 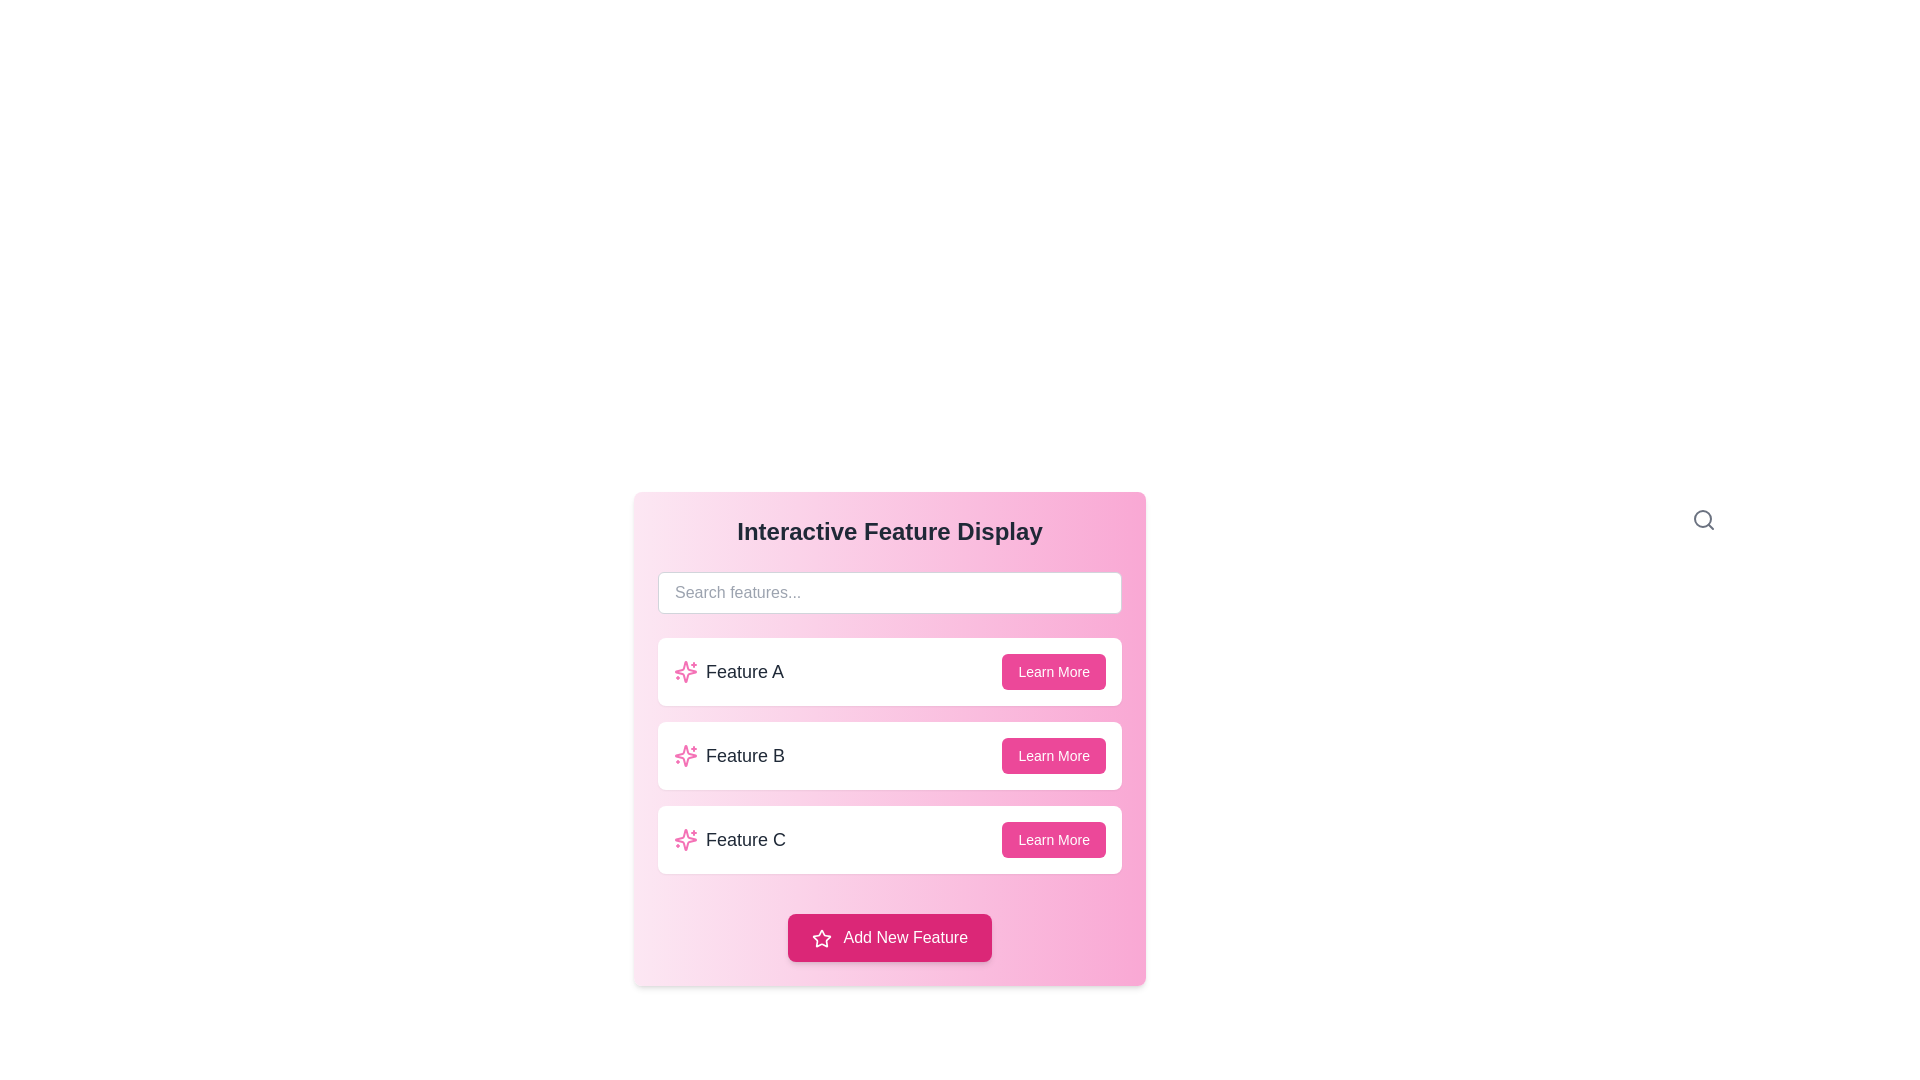 What do you see at coordinates (728, 671) in the screenshot?
I see `the text label indicating 'Feature A', which is located in the first row of a list within a card layout under the heading 'Interactive Feature Display'` at bounding box center [728, 671].